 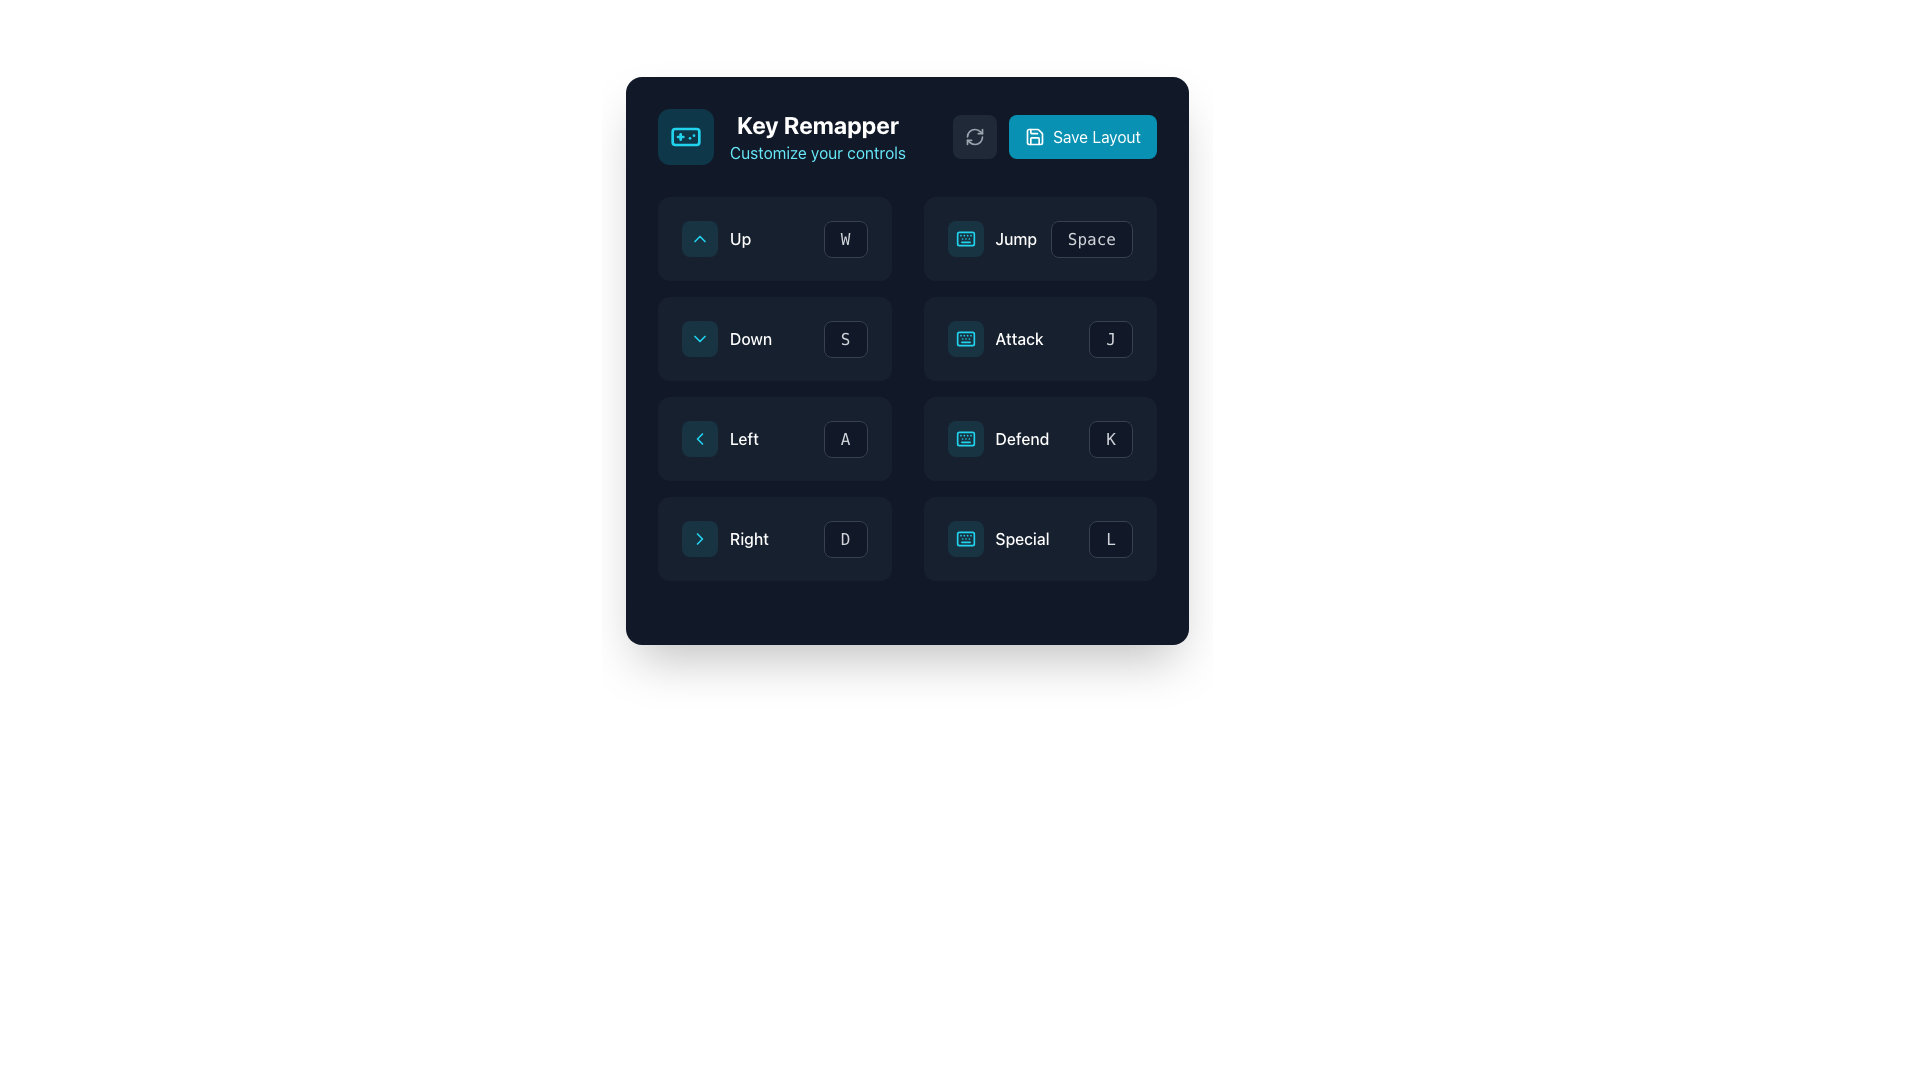 What do you see at coordinates (845, 538) in the screenshot?
I see `the button representing the keybinding for the 'Right' action, located in the bottom-right corner of the central panel adjacent to the label 'Right'` at bounding box center [845, 538].